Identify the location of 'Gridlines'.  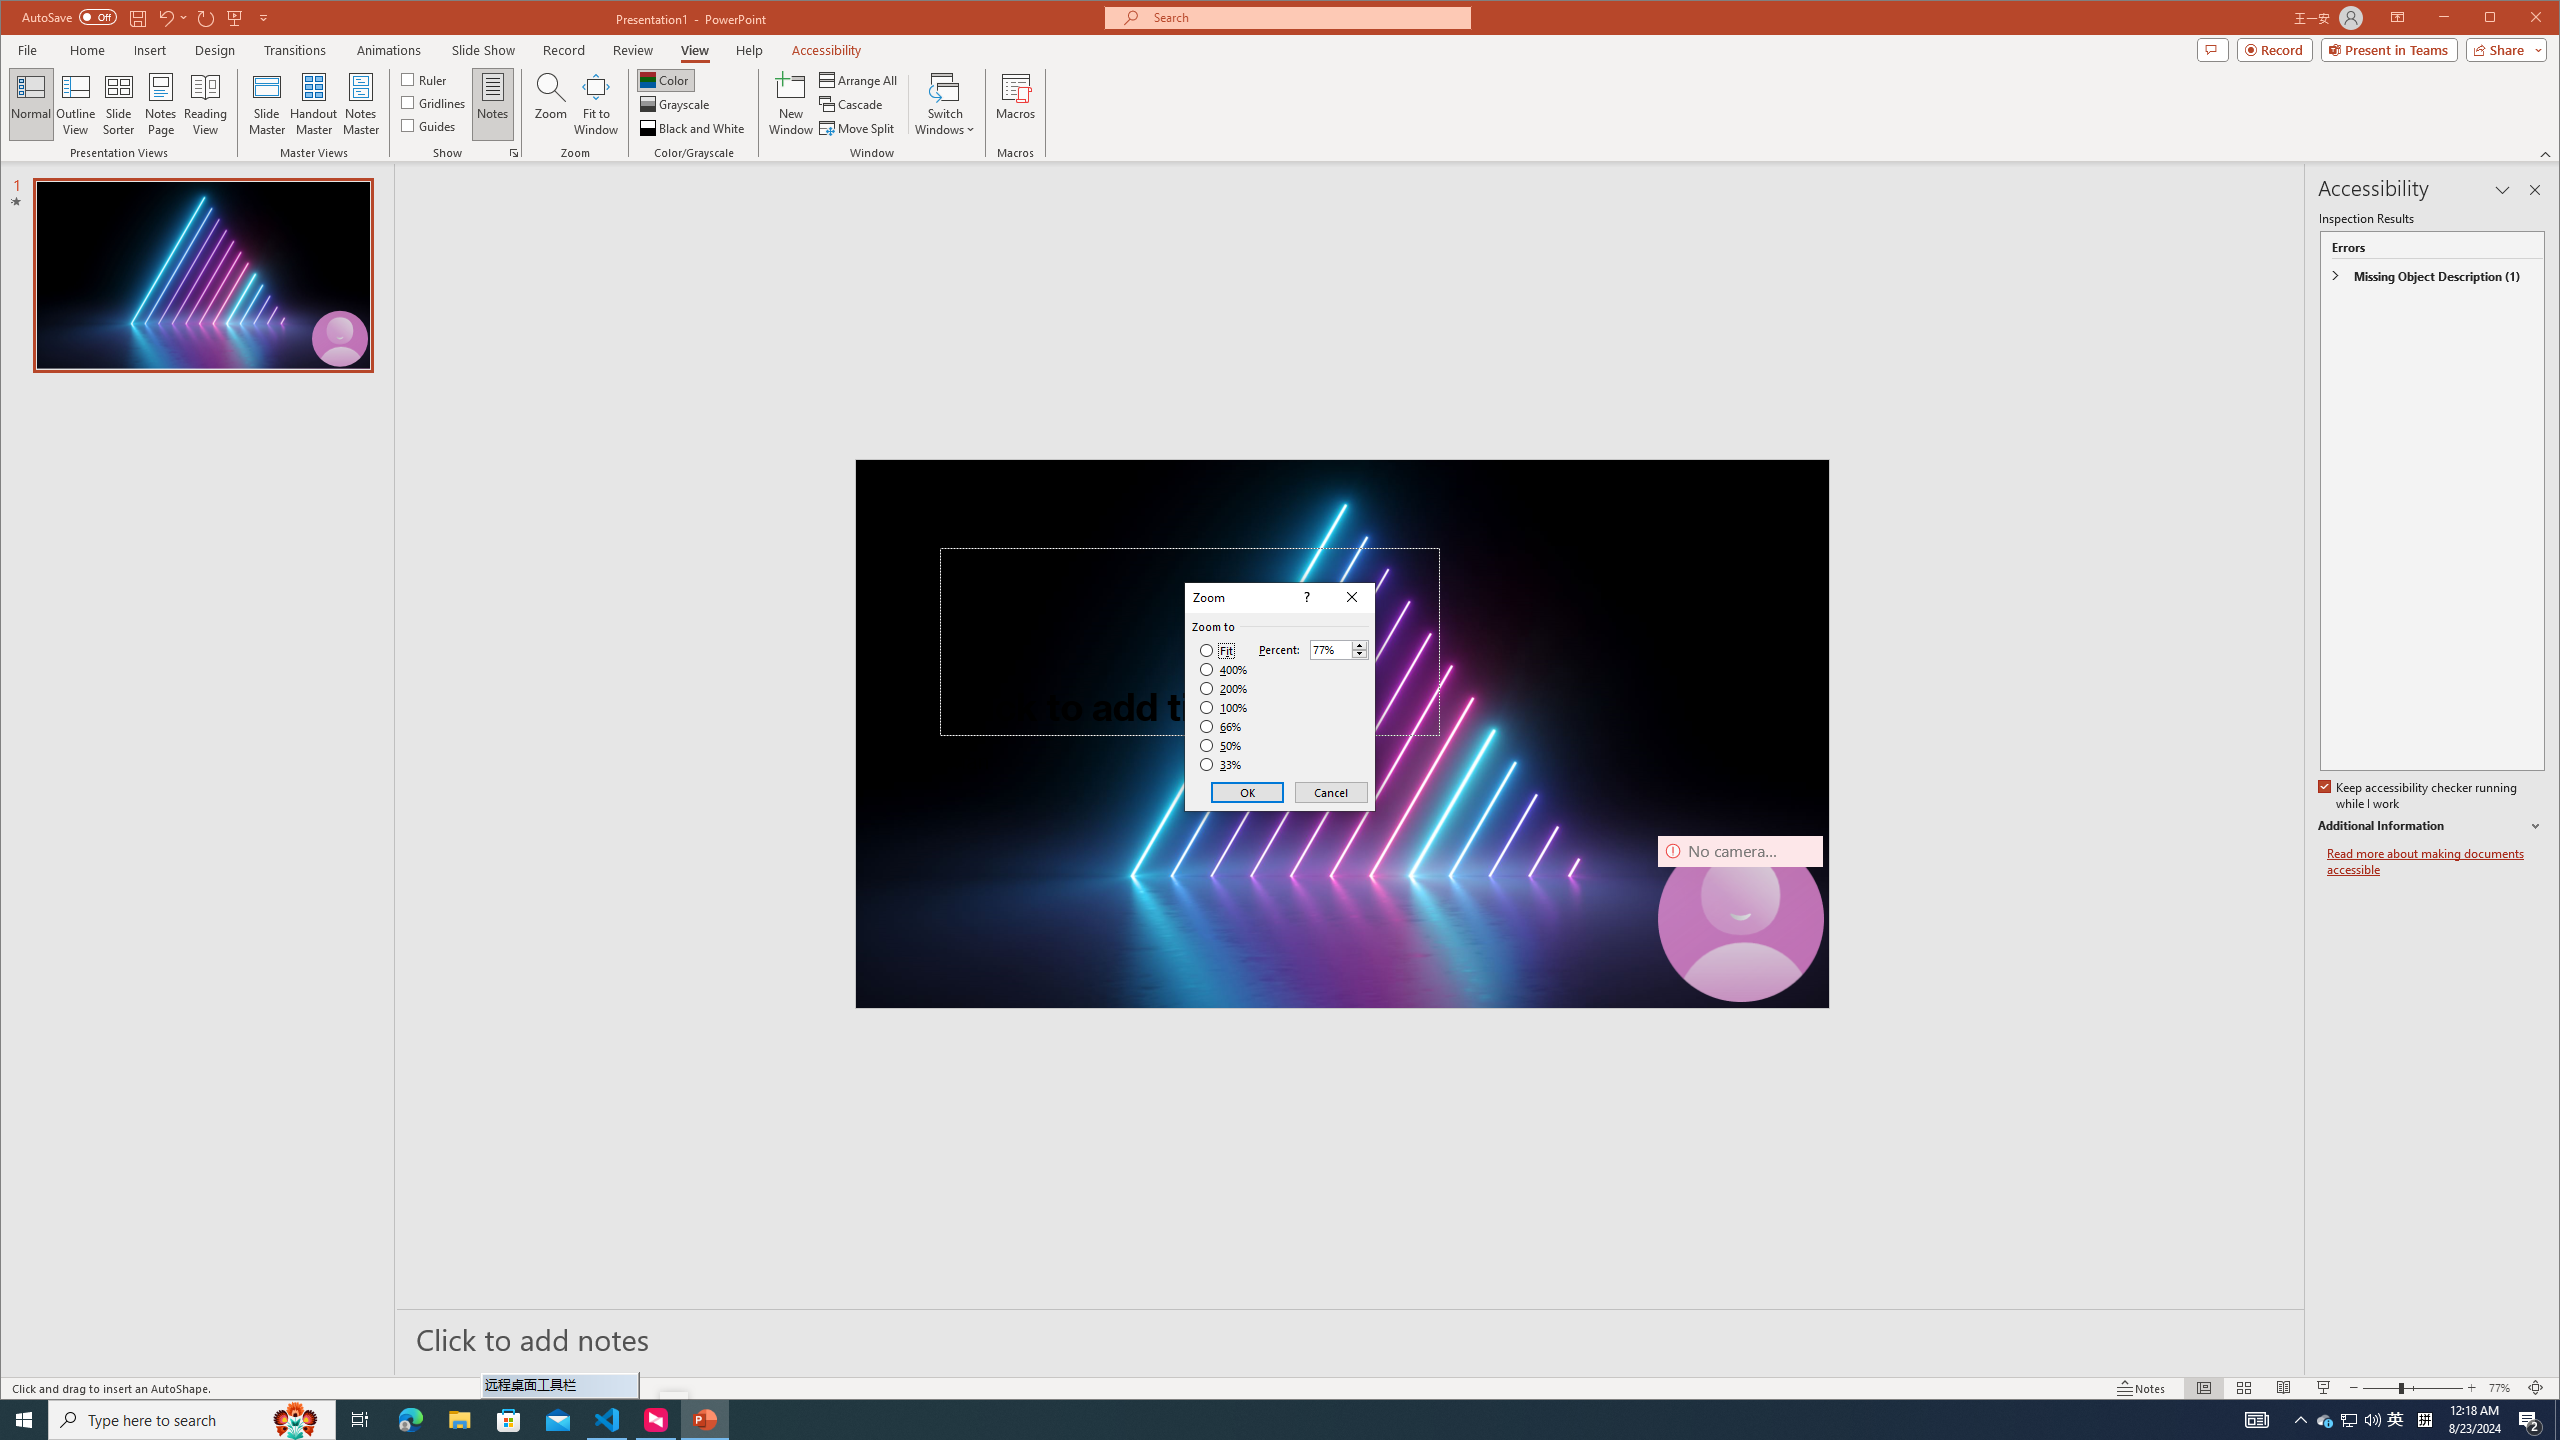
(432, 102).